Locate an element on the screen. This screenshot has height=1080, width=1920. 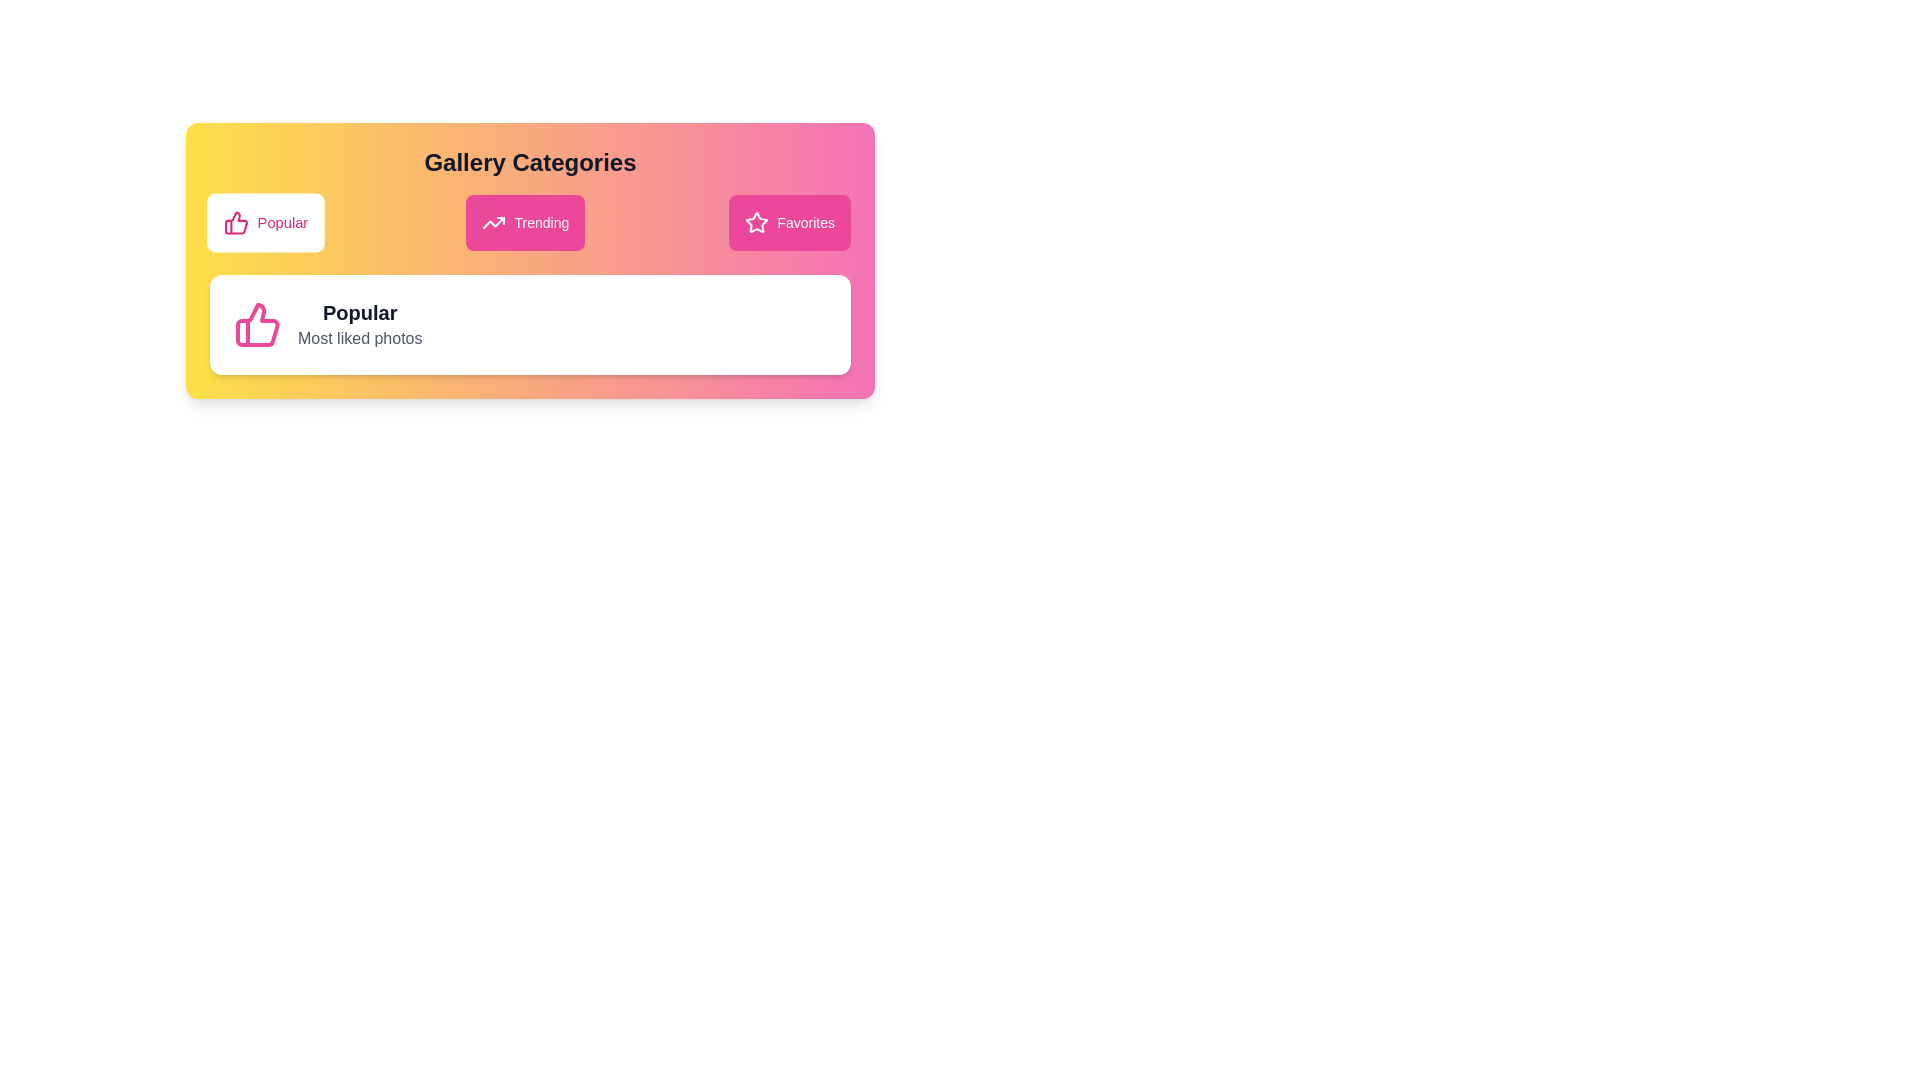
styling of the 'Favorites' text label, which is rendered in white on a pink background and is part of a button-like component adjacent to a star icon is located at coordinates (806, 223).